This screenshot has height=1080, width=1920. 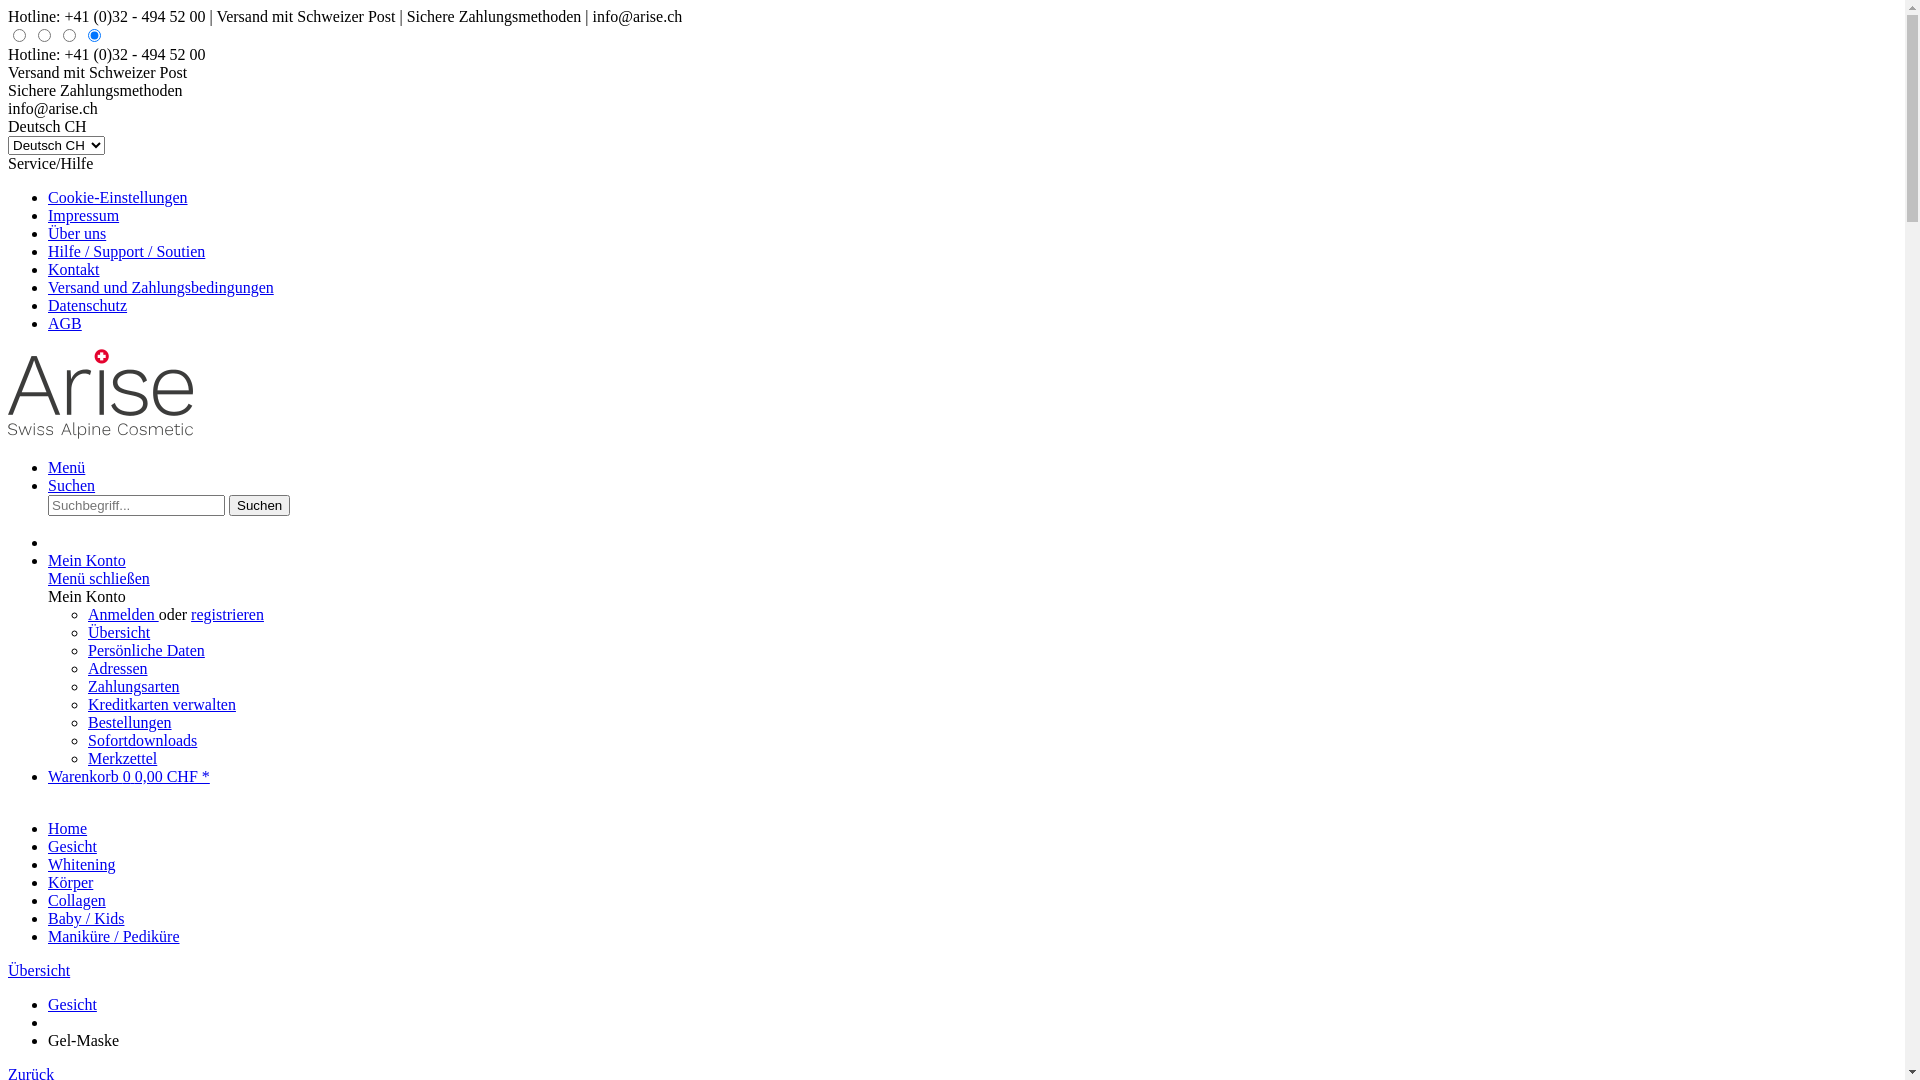 I want to click on 'Zahlungsarten', so click(x=133, y=685).